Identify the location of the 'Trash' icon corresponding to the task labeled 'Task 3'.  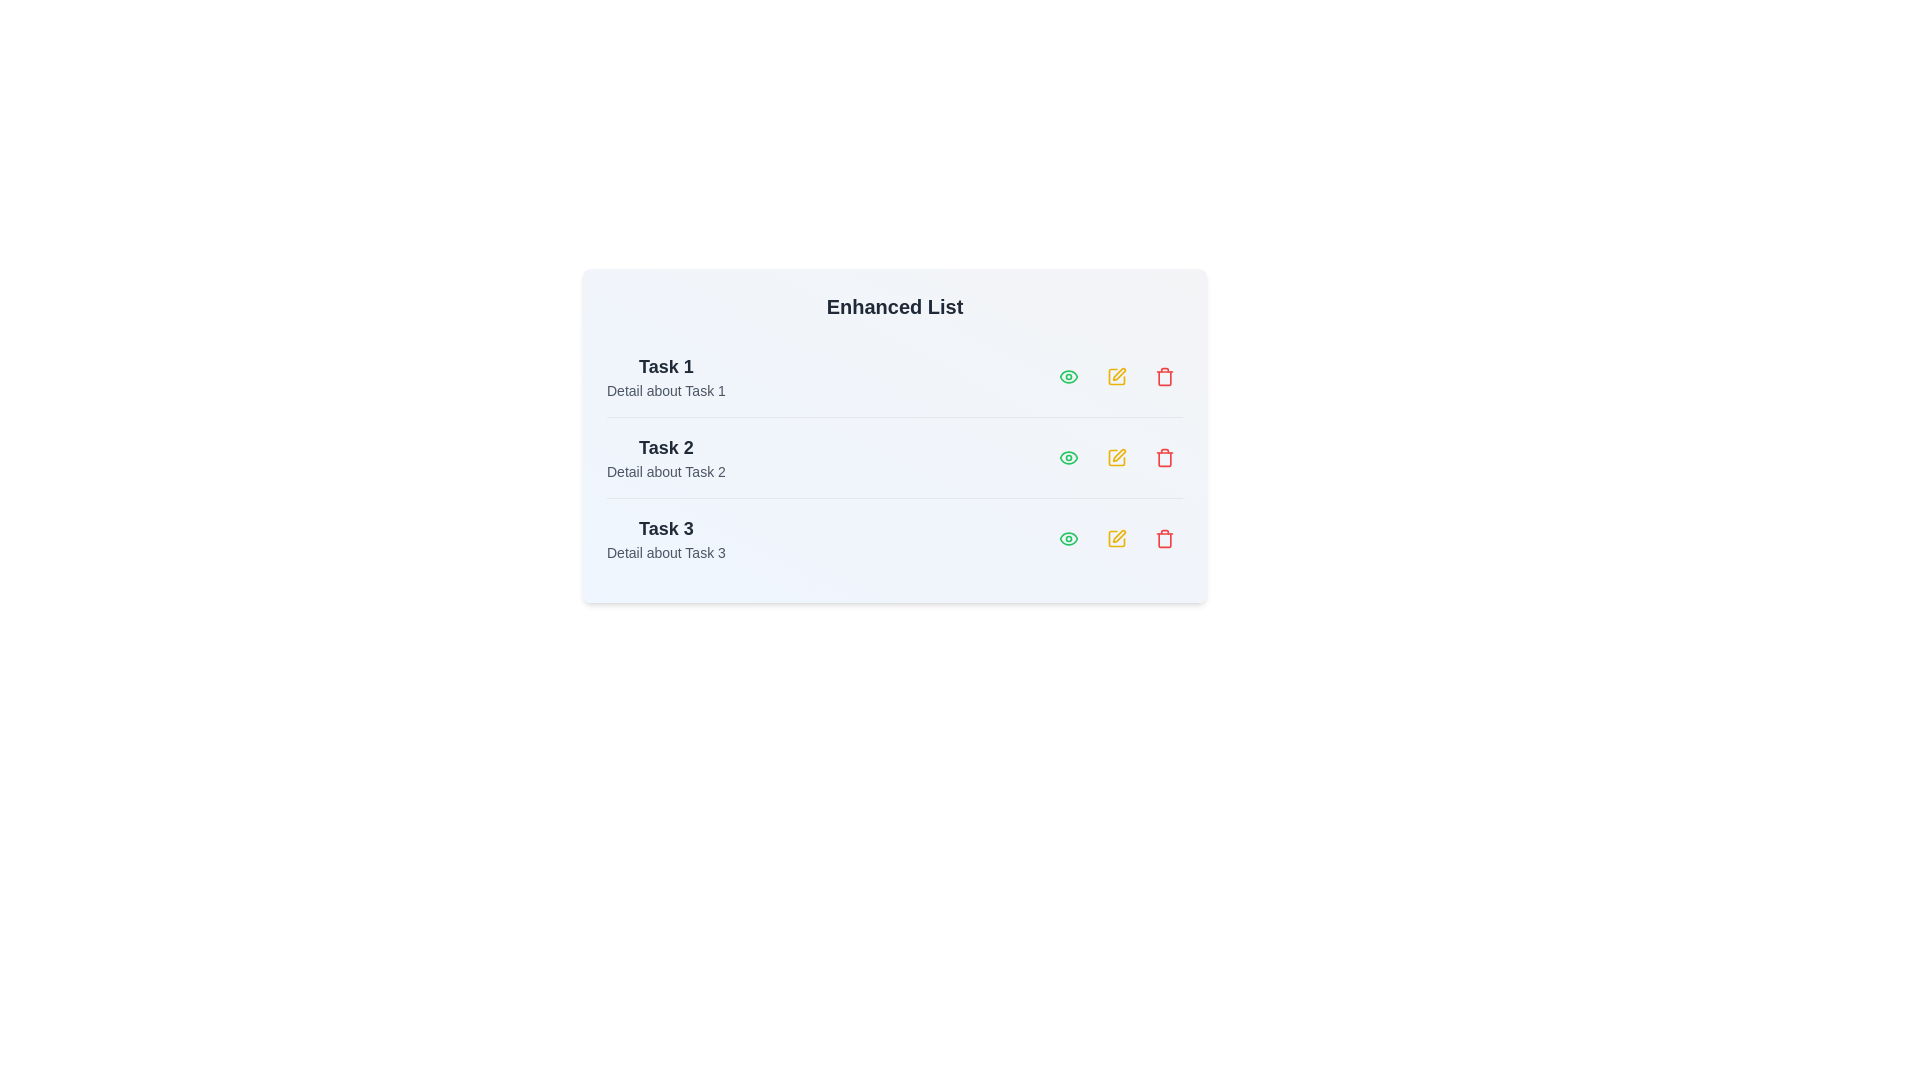
(1165, 538).